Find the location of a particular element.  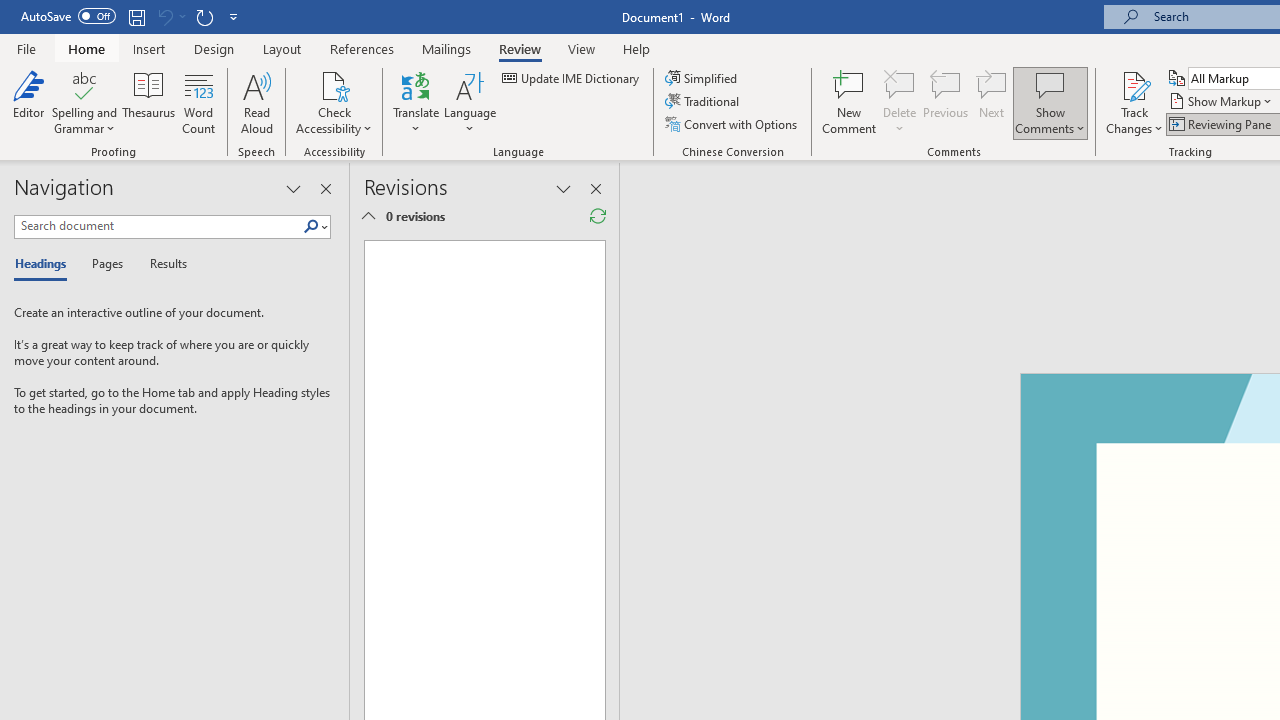

'Repeat Doc Close' is located at coordinates (204, 16).